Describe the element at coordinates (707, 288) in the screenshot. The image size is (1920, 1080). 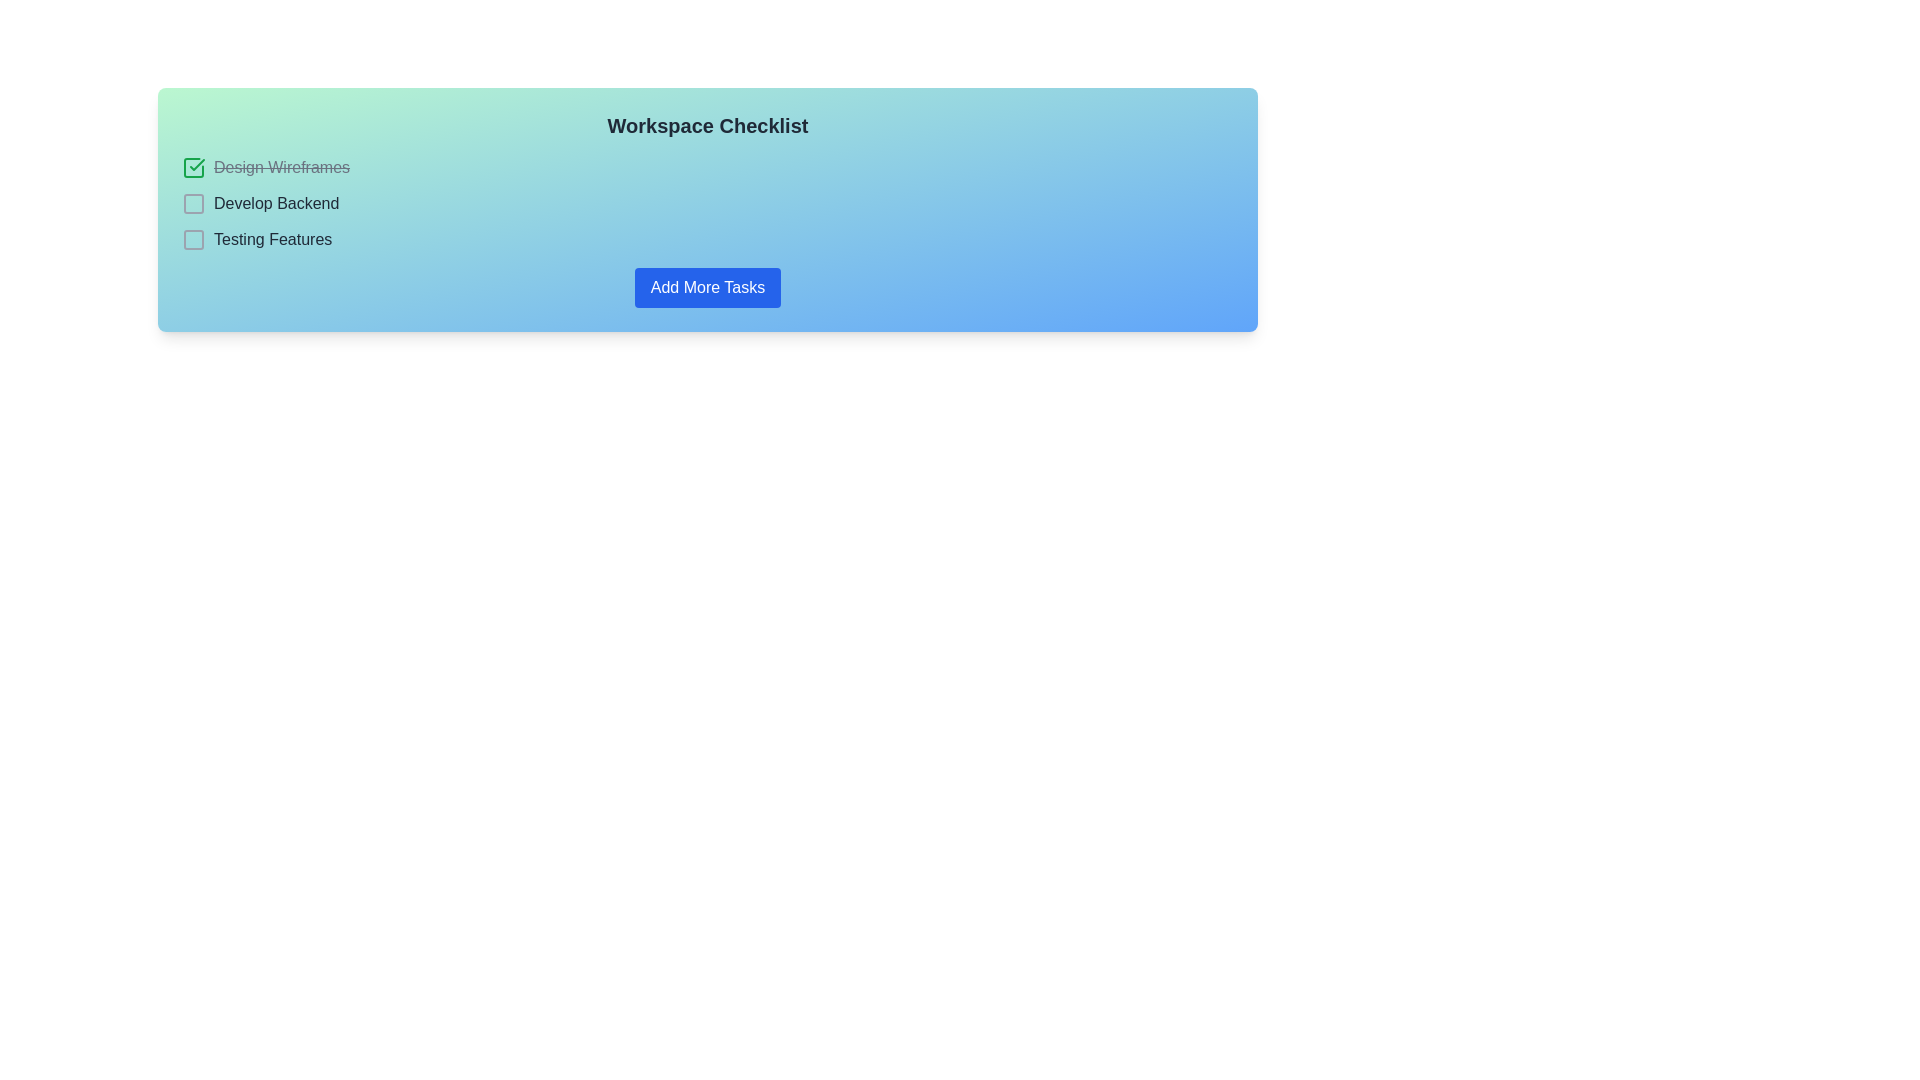
I see `the 'Add More Tasks' button to add a new task` at that location.